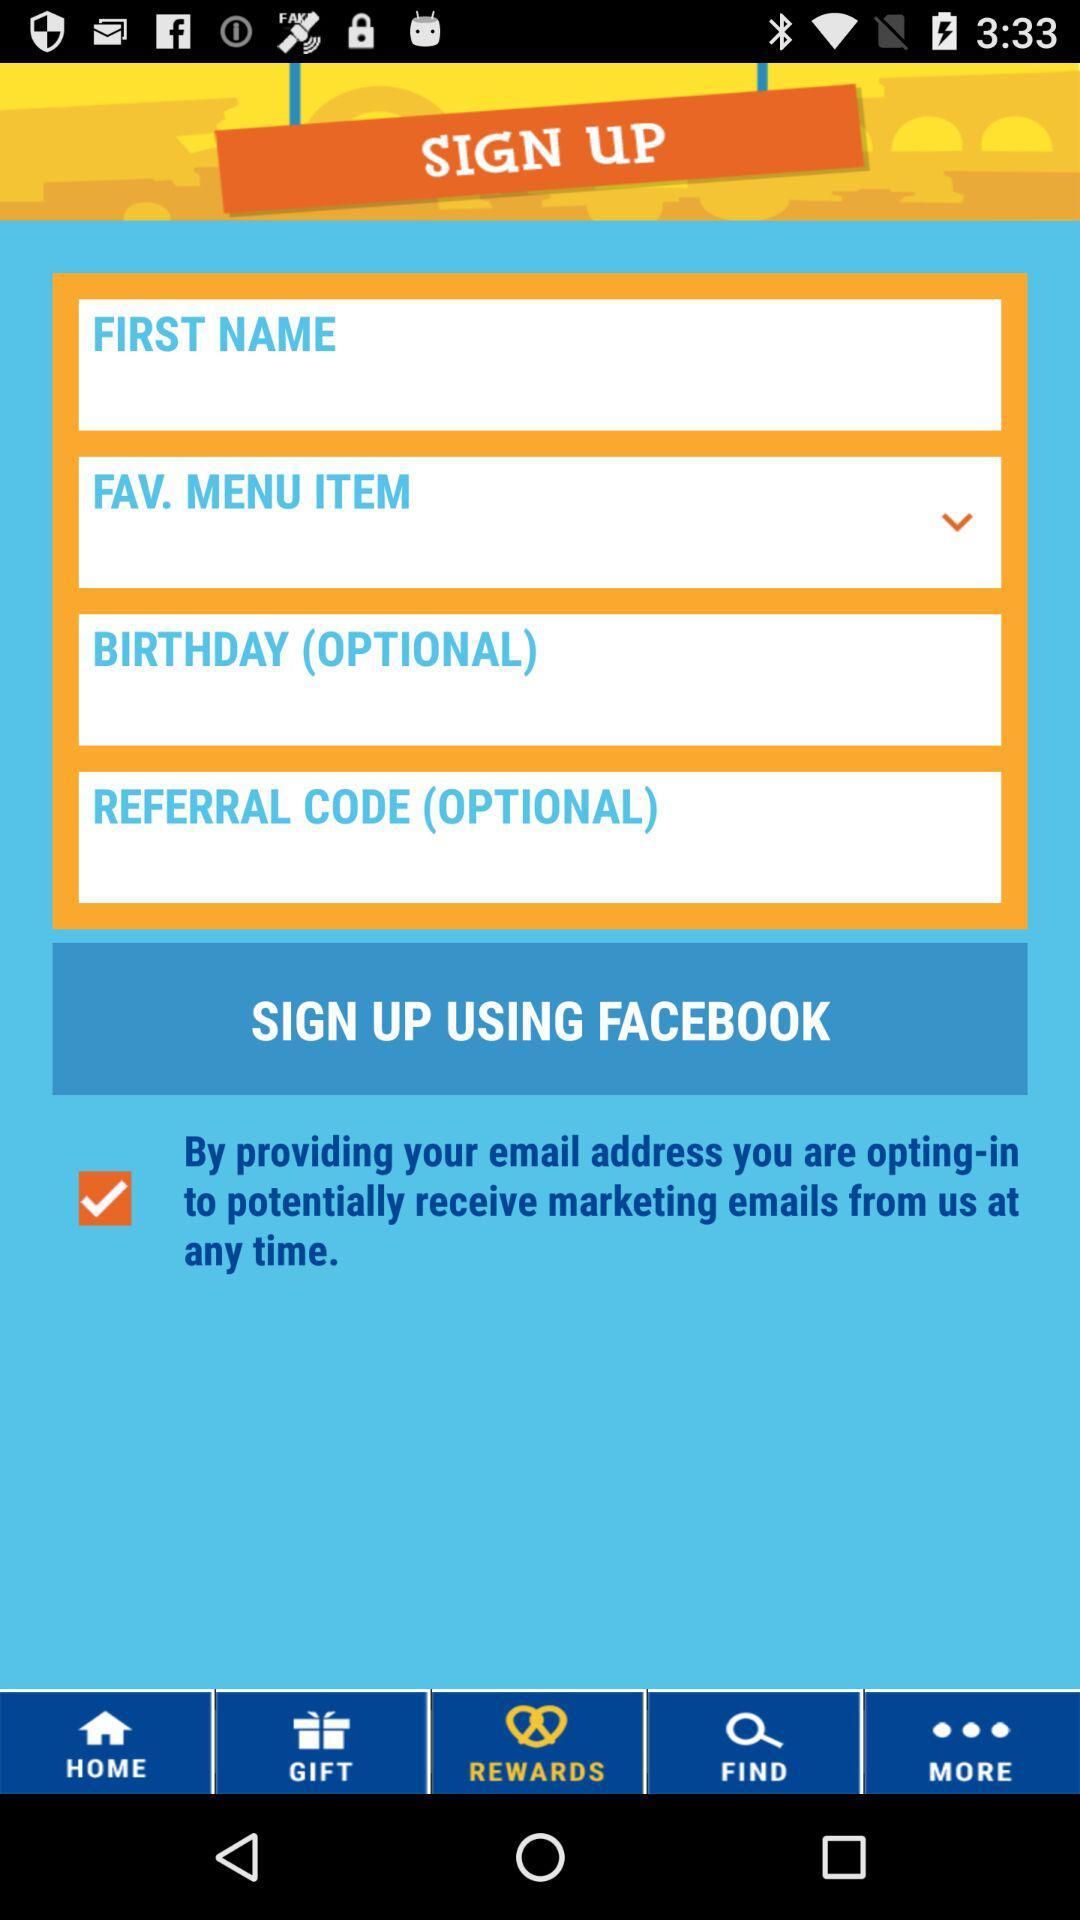  What do you see at coordinates (540, 1018) in the screenshot?
I see `sign up using` at bounding box center [540, 1018].